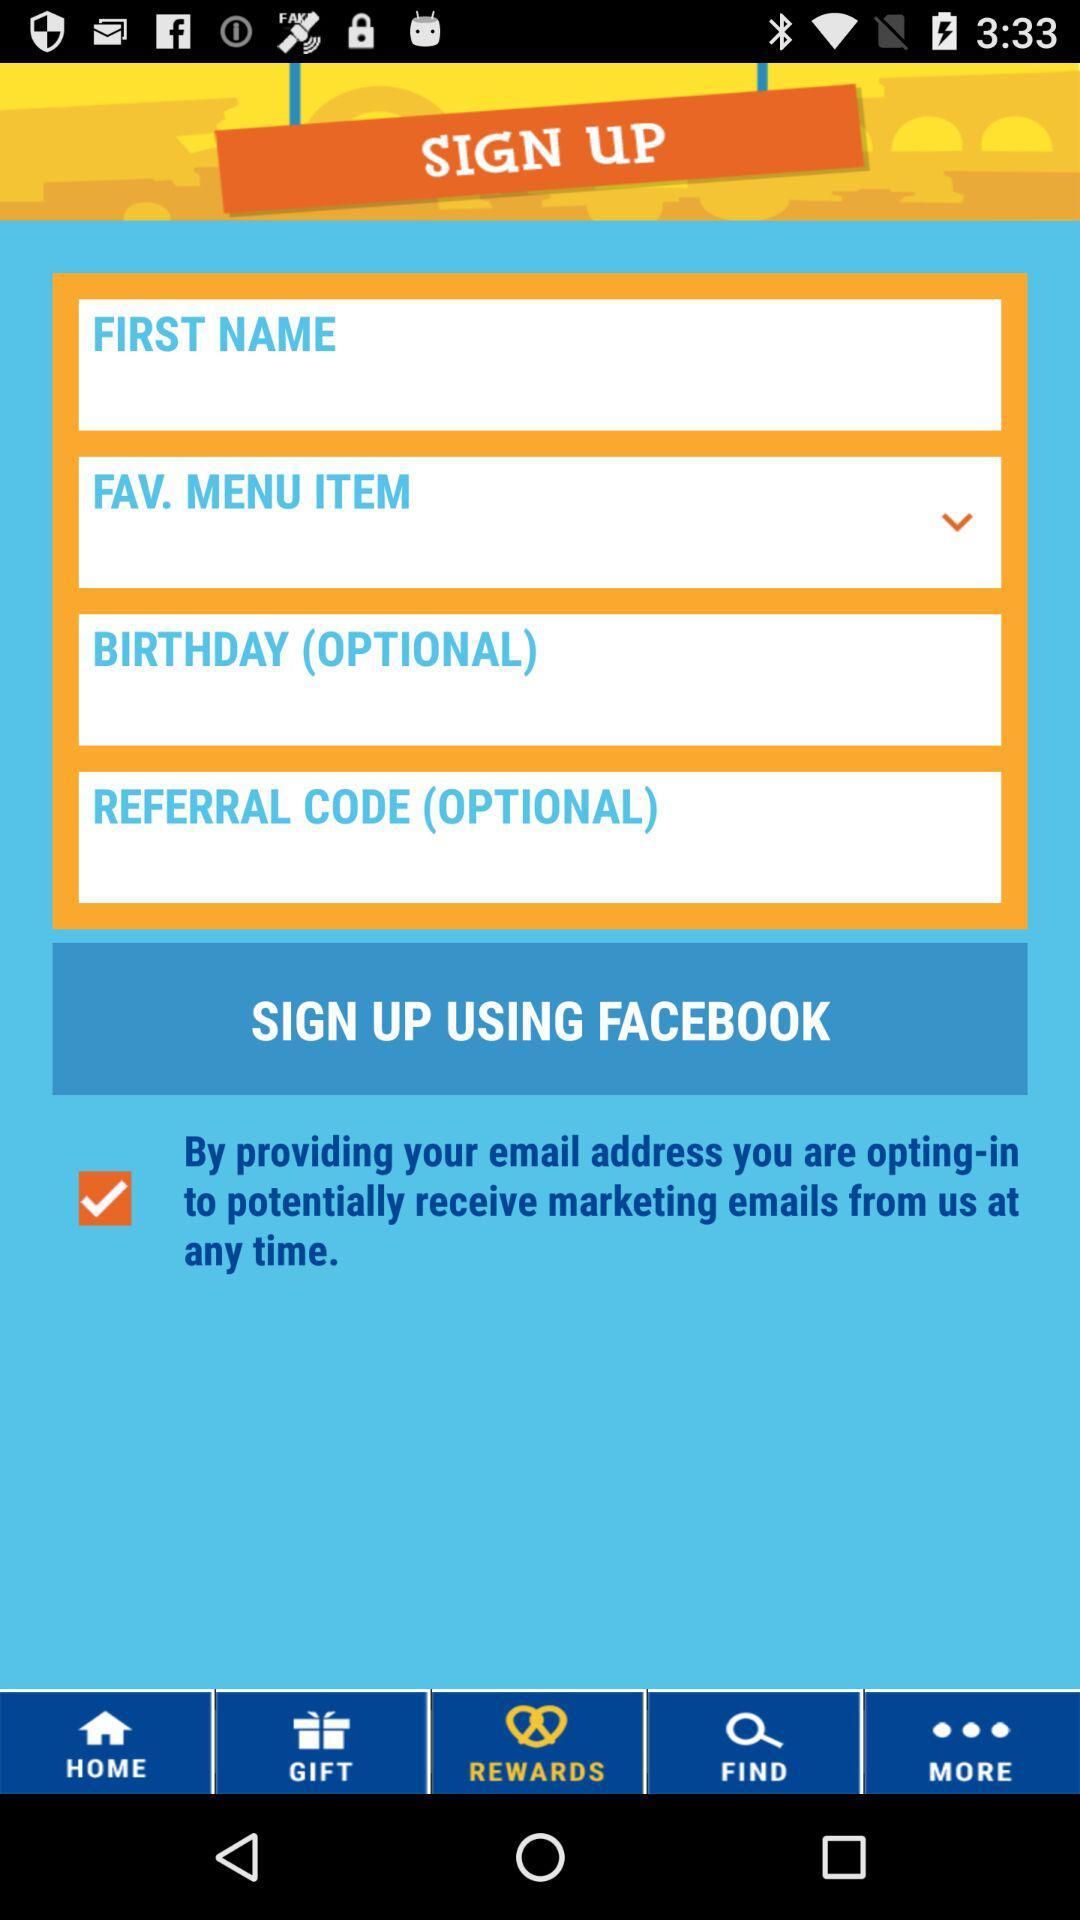  What do you see at coordinates (540, 1018) in the screenshot?
I see `sign up using` at bounding box center [540, 1018].